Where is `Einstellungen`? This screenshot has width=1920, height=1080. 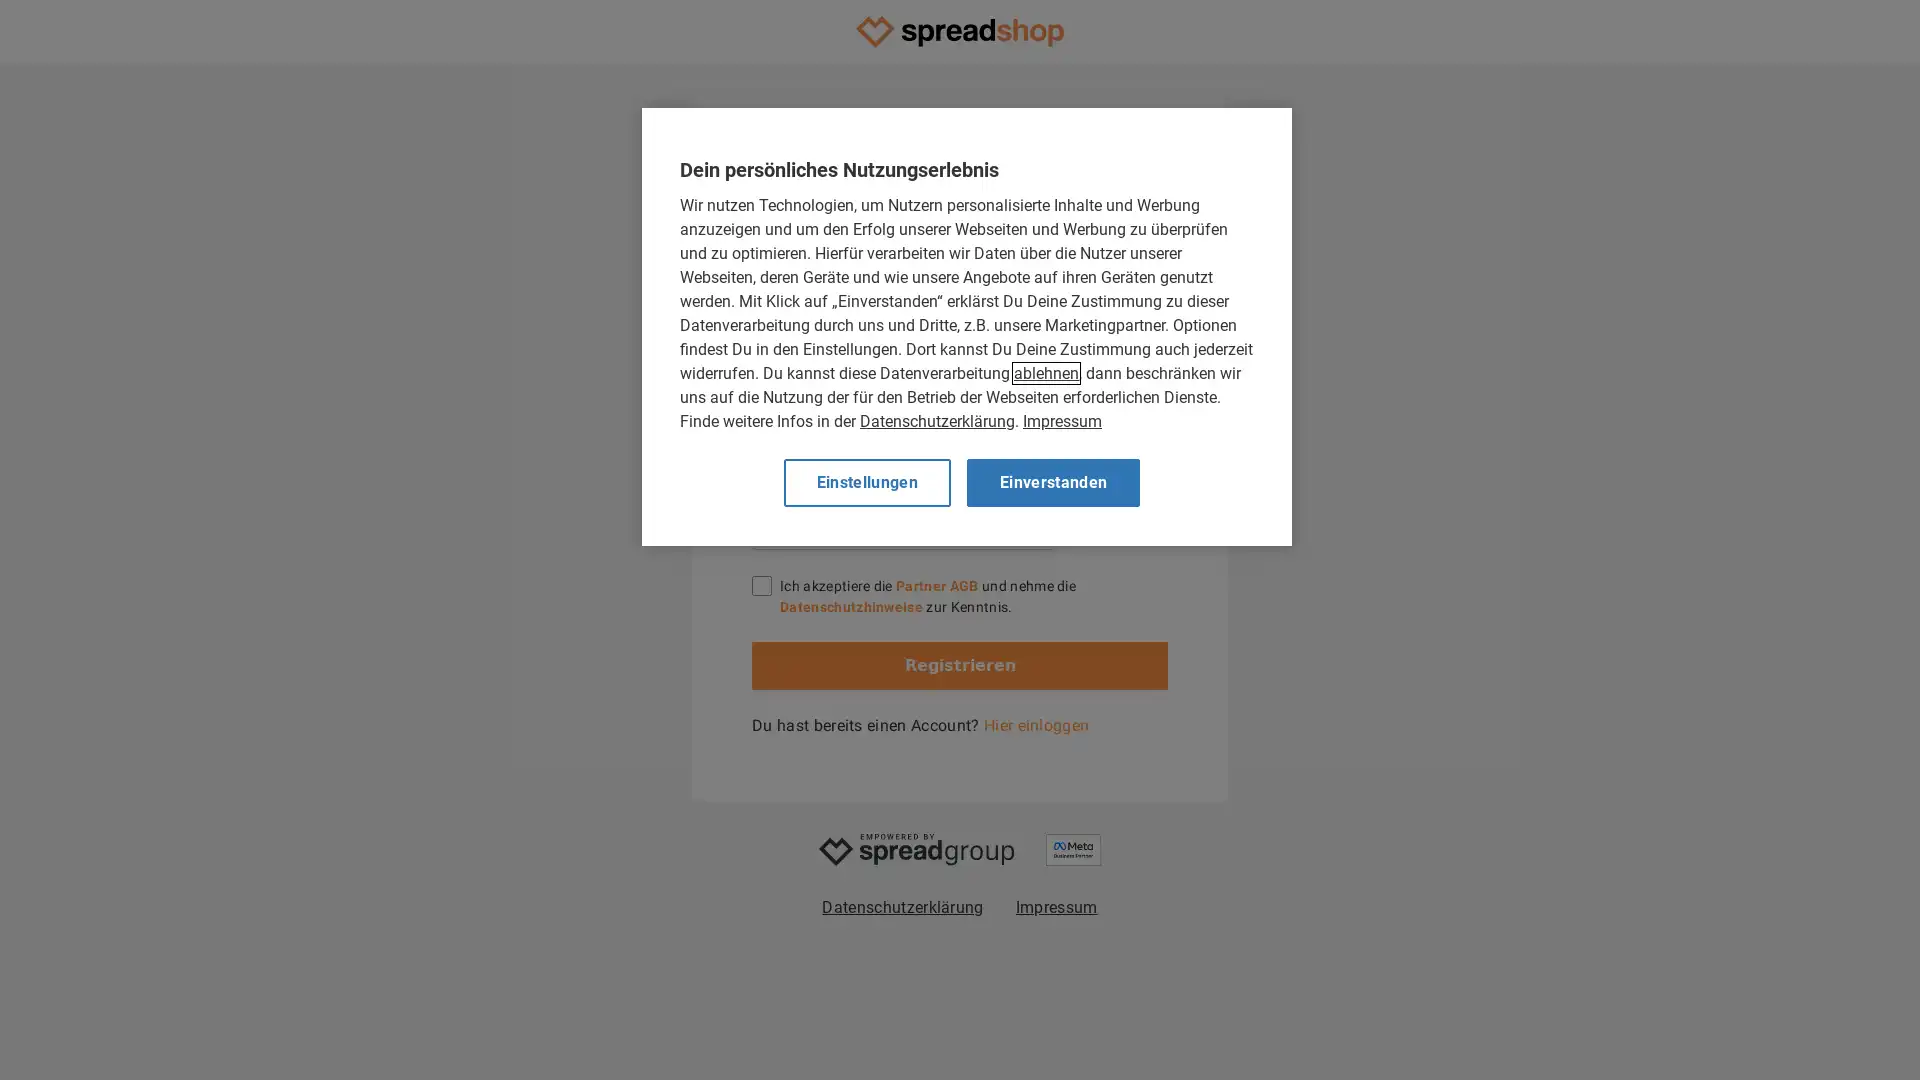
Einstellungen is located at coordinates (867, 482).